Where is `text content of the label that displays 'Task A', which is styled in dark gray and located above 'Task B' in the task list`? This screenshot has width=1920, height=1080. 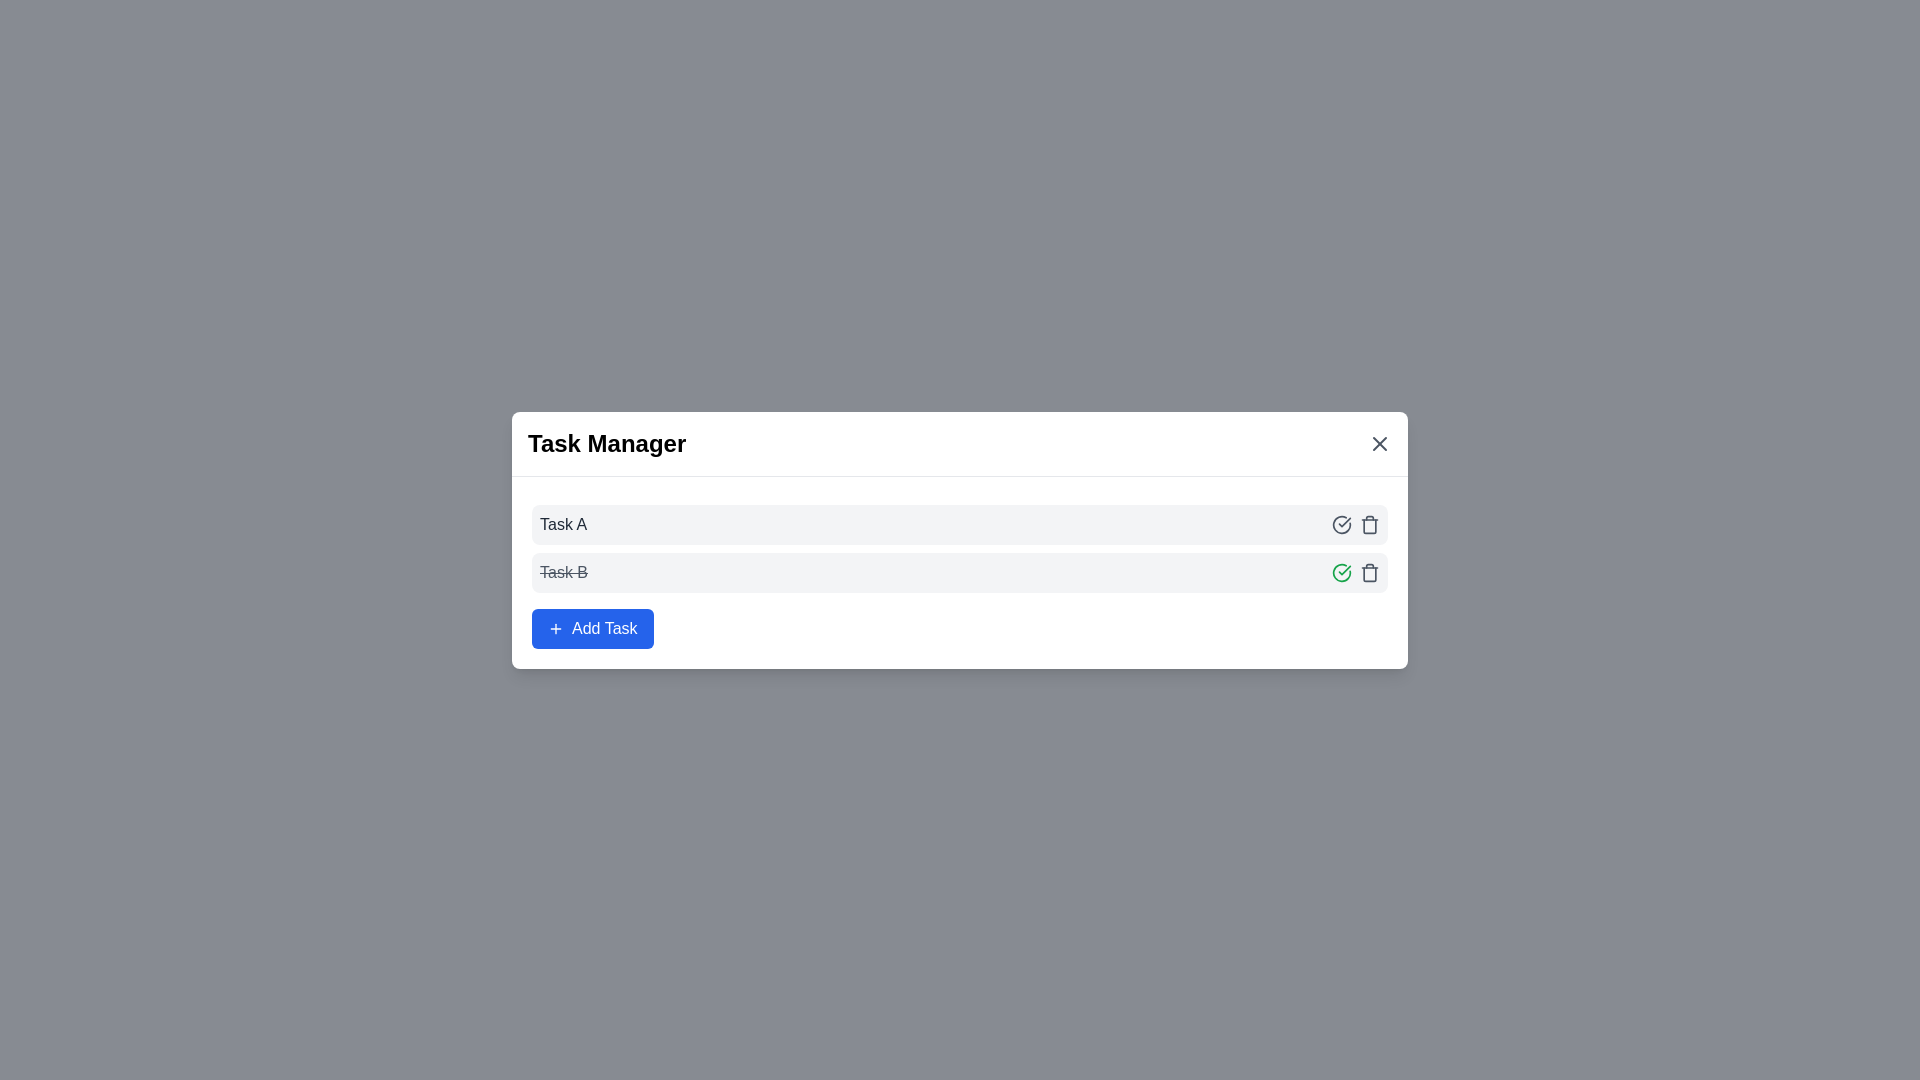
text content of the label that displays 'Task A', which is styled in dark gray and located above 'Task B' in the task list is located at coordinates (562, 523).